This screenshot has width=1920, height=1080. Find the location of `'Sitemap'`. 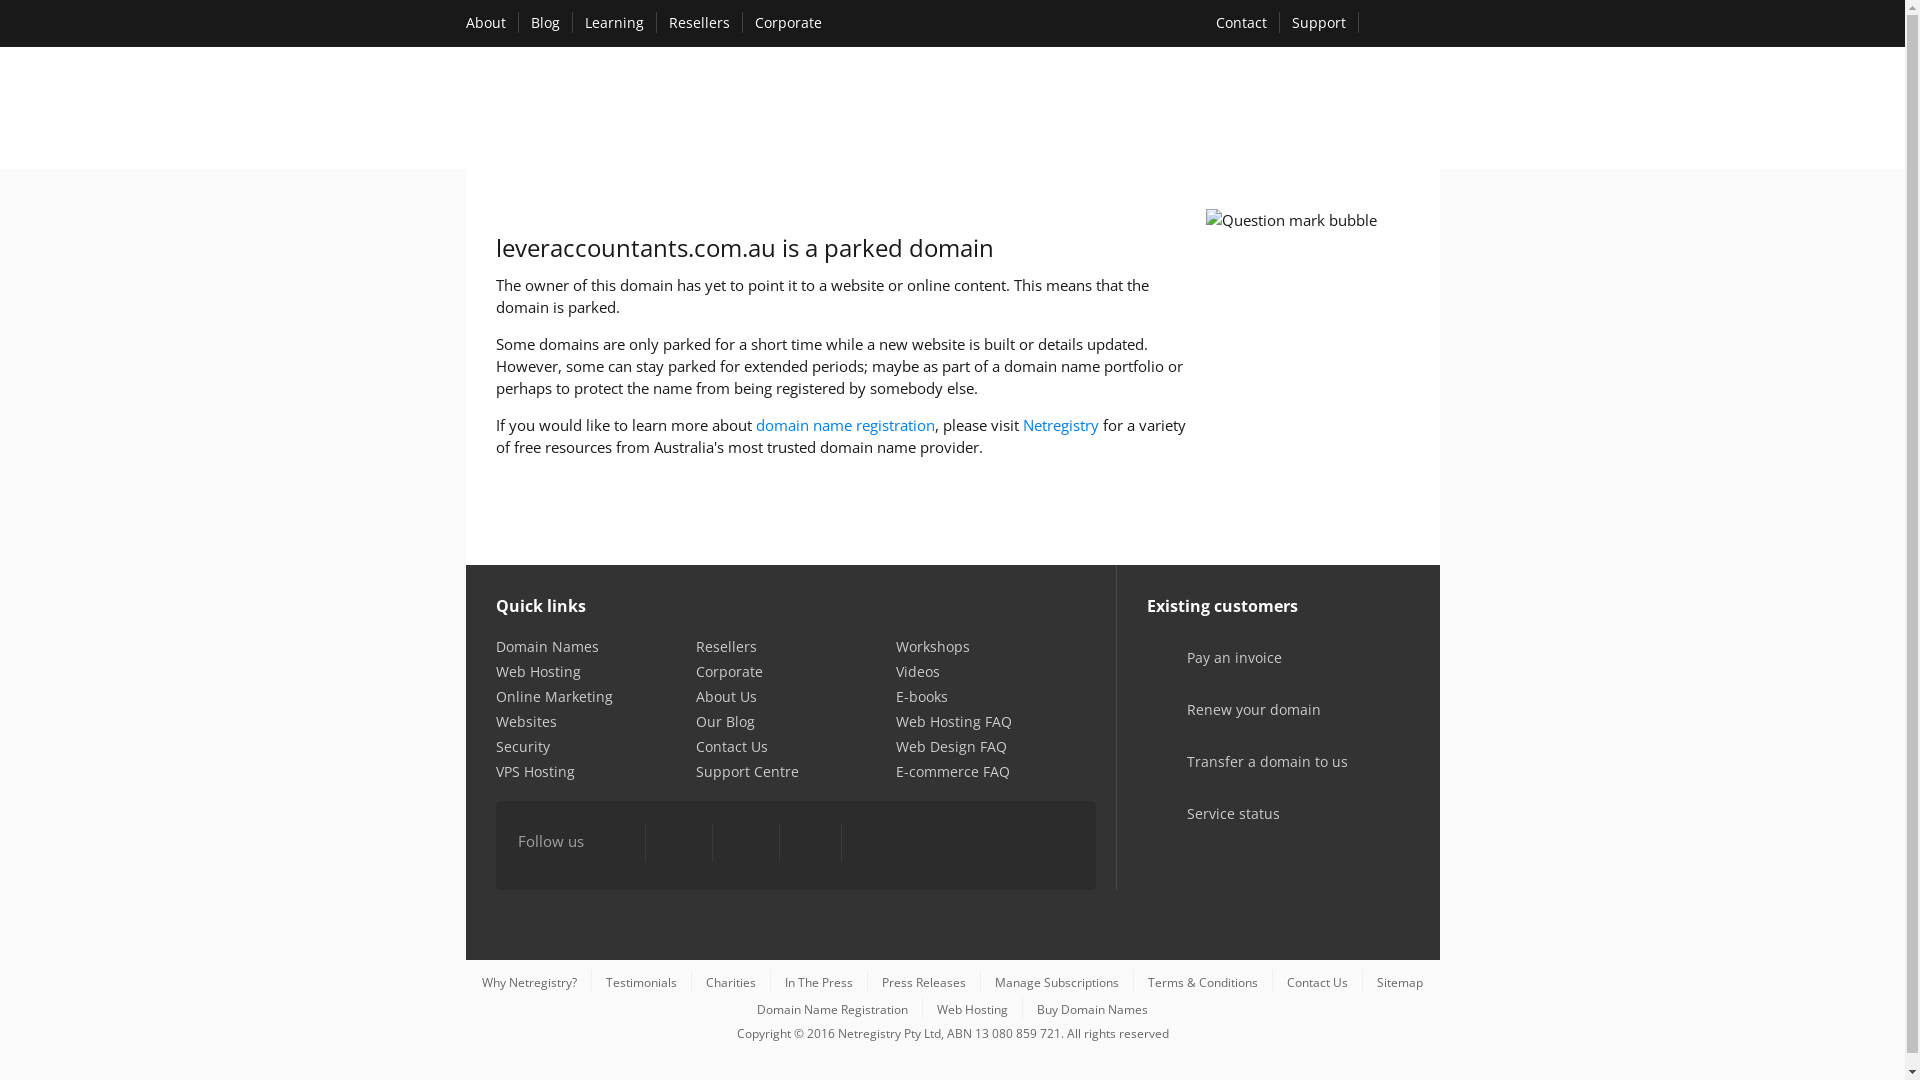

'Sitemap' is located at coordinates (1399, 981).